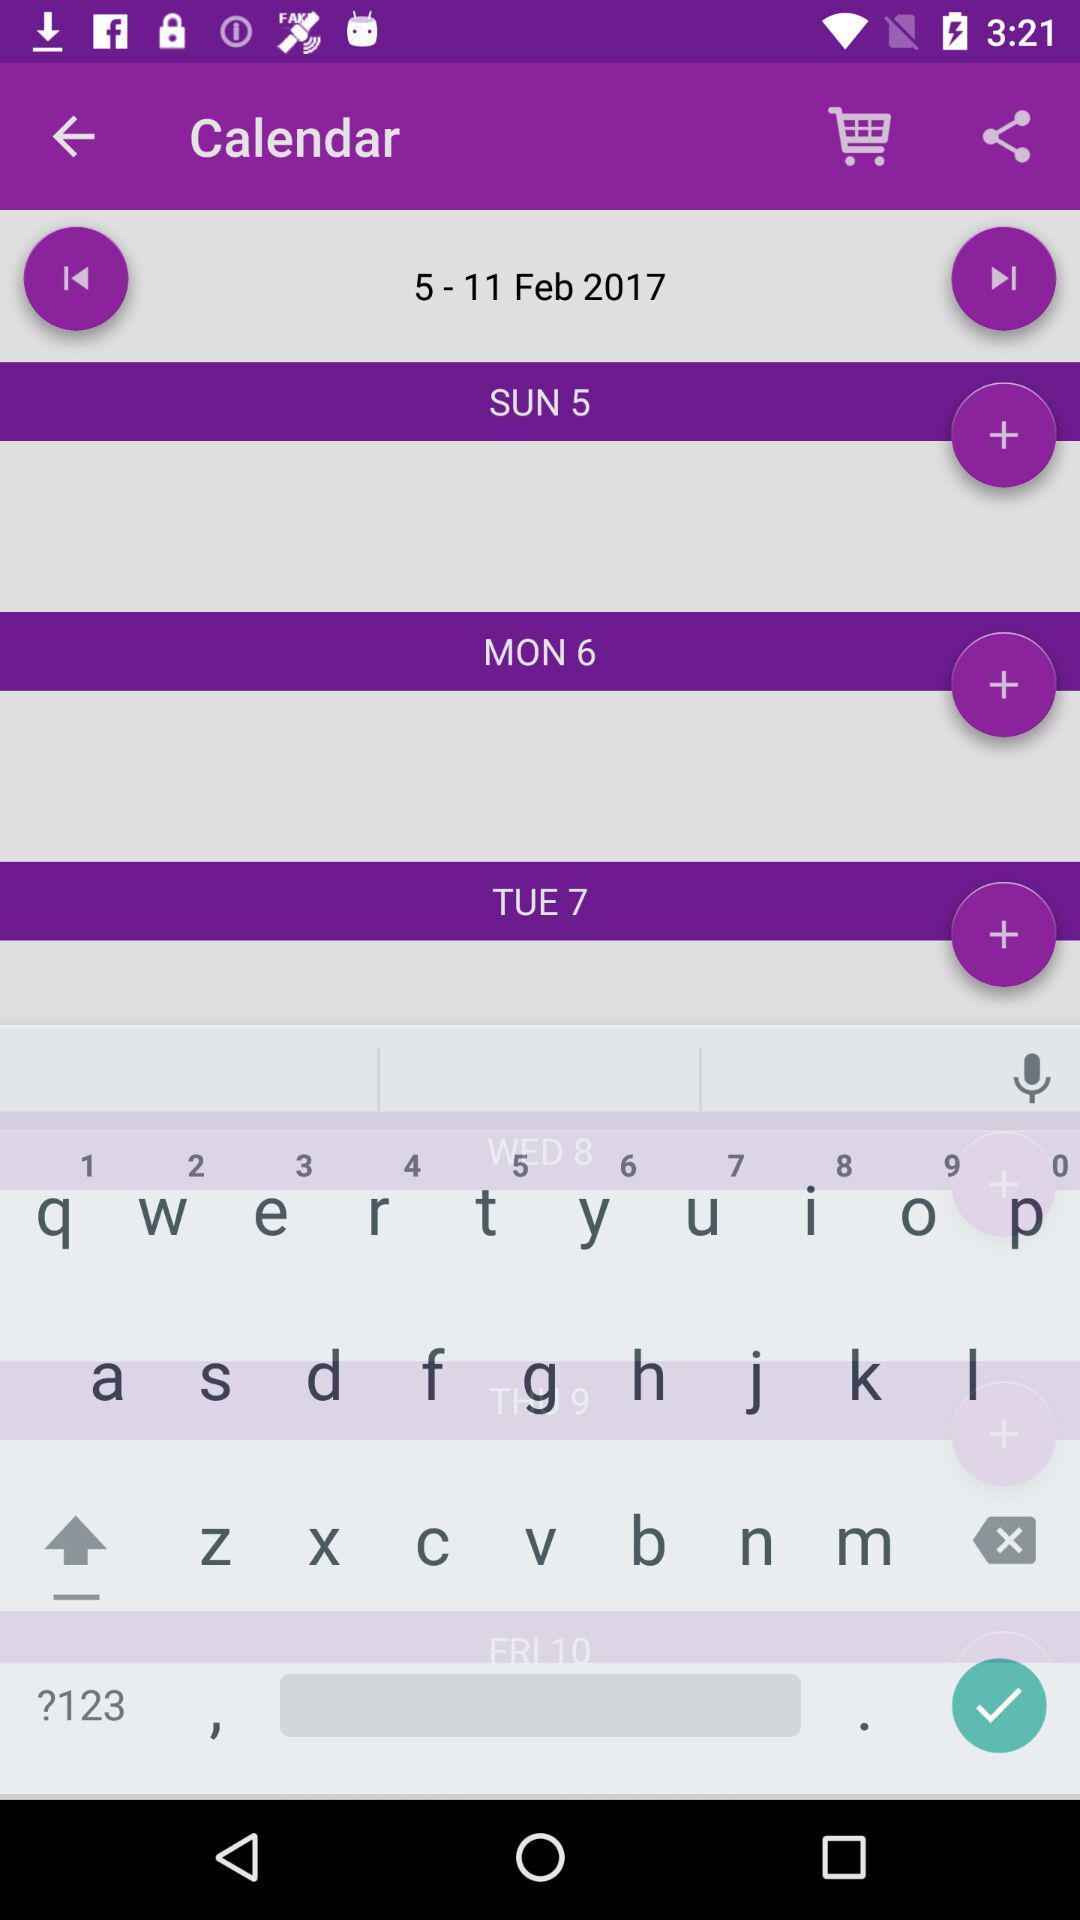 The image size is (1080, 1920). What do you see at coordinates (75, 285) in the screenshot?
I see `the skip_previous icon` at bounding box center [75, 285].